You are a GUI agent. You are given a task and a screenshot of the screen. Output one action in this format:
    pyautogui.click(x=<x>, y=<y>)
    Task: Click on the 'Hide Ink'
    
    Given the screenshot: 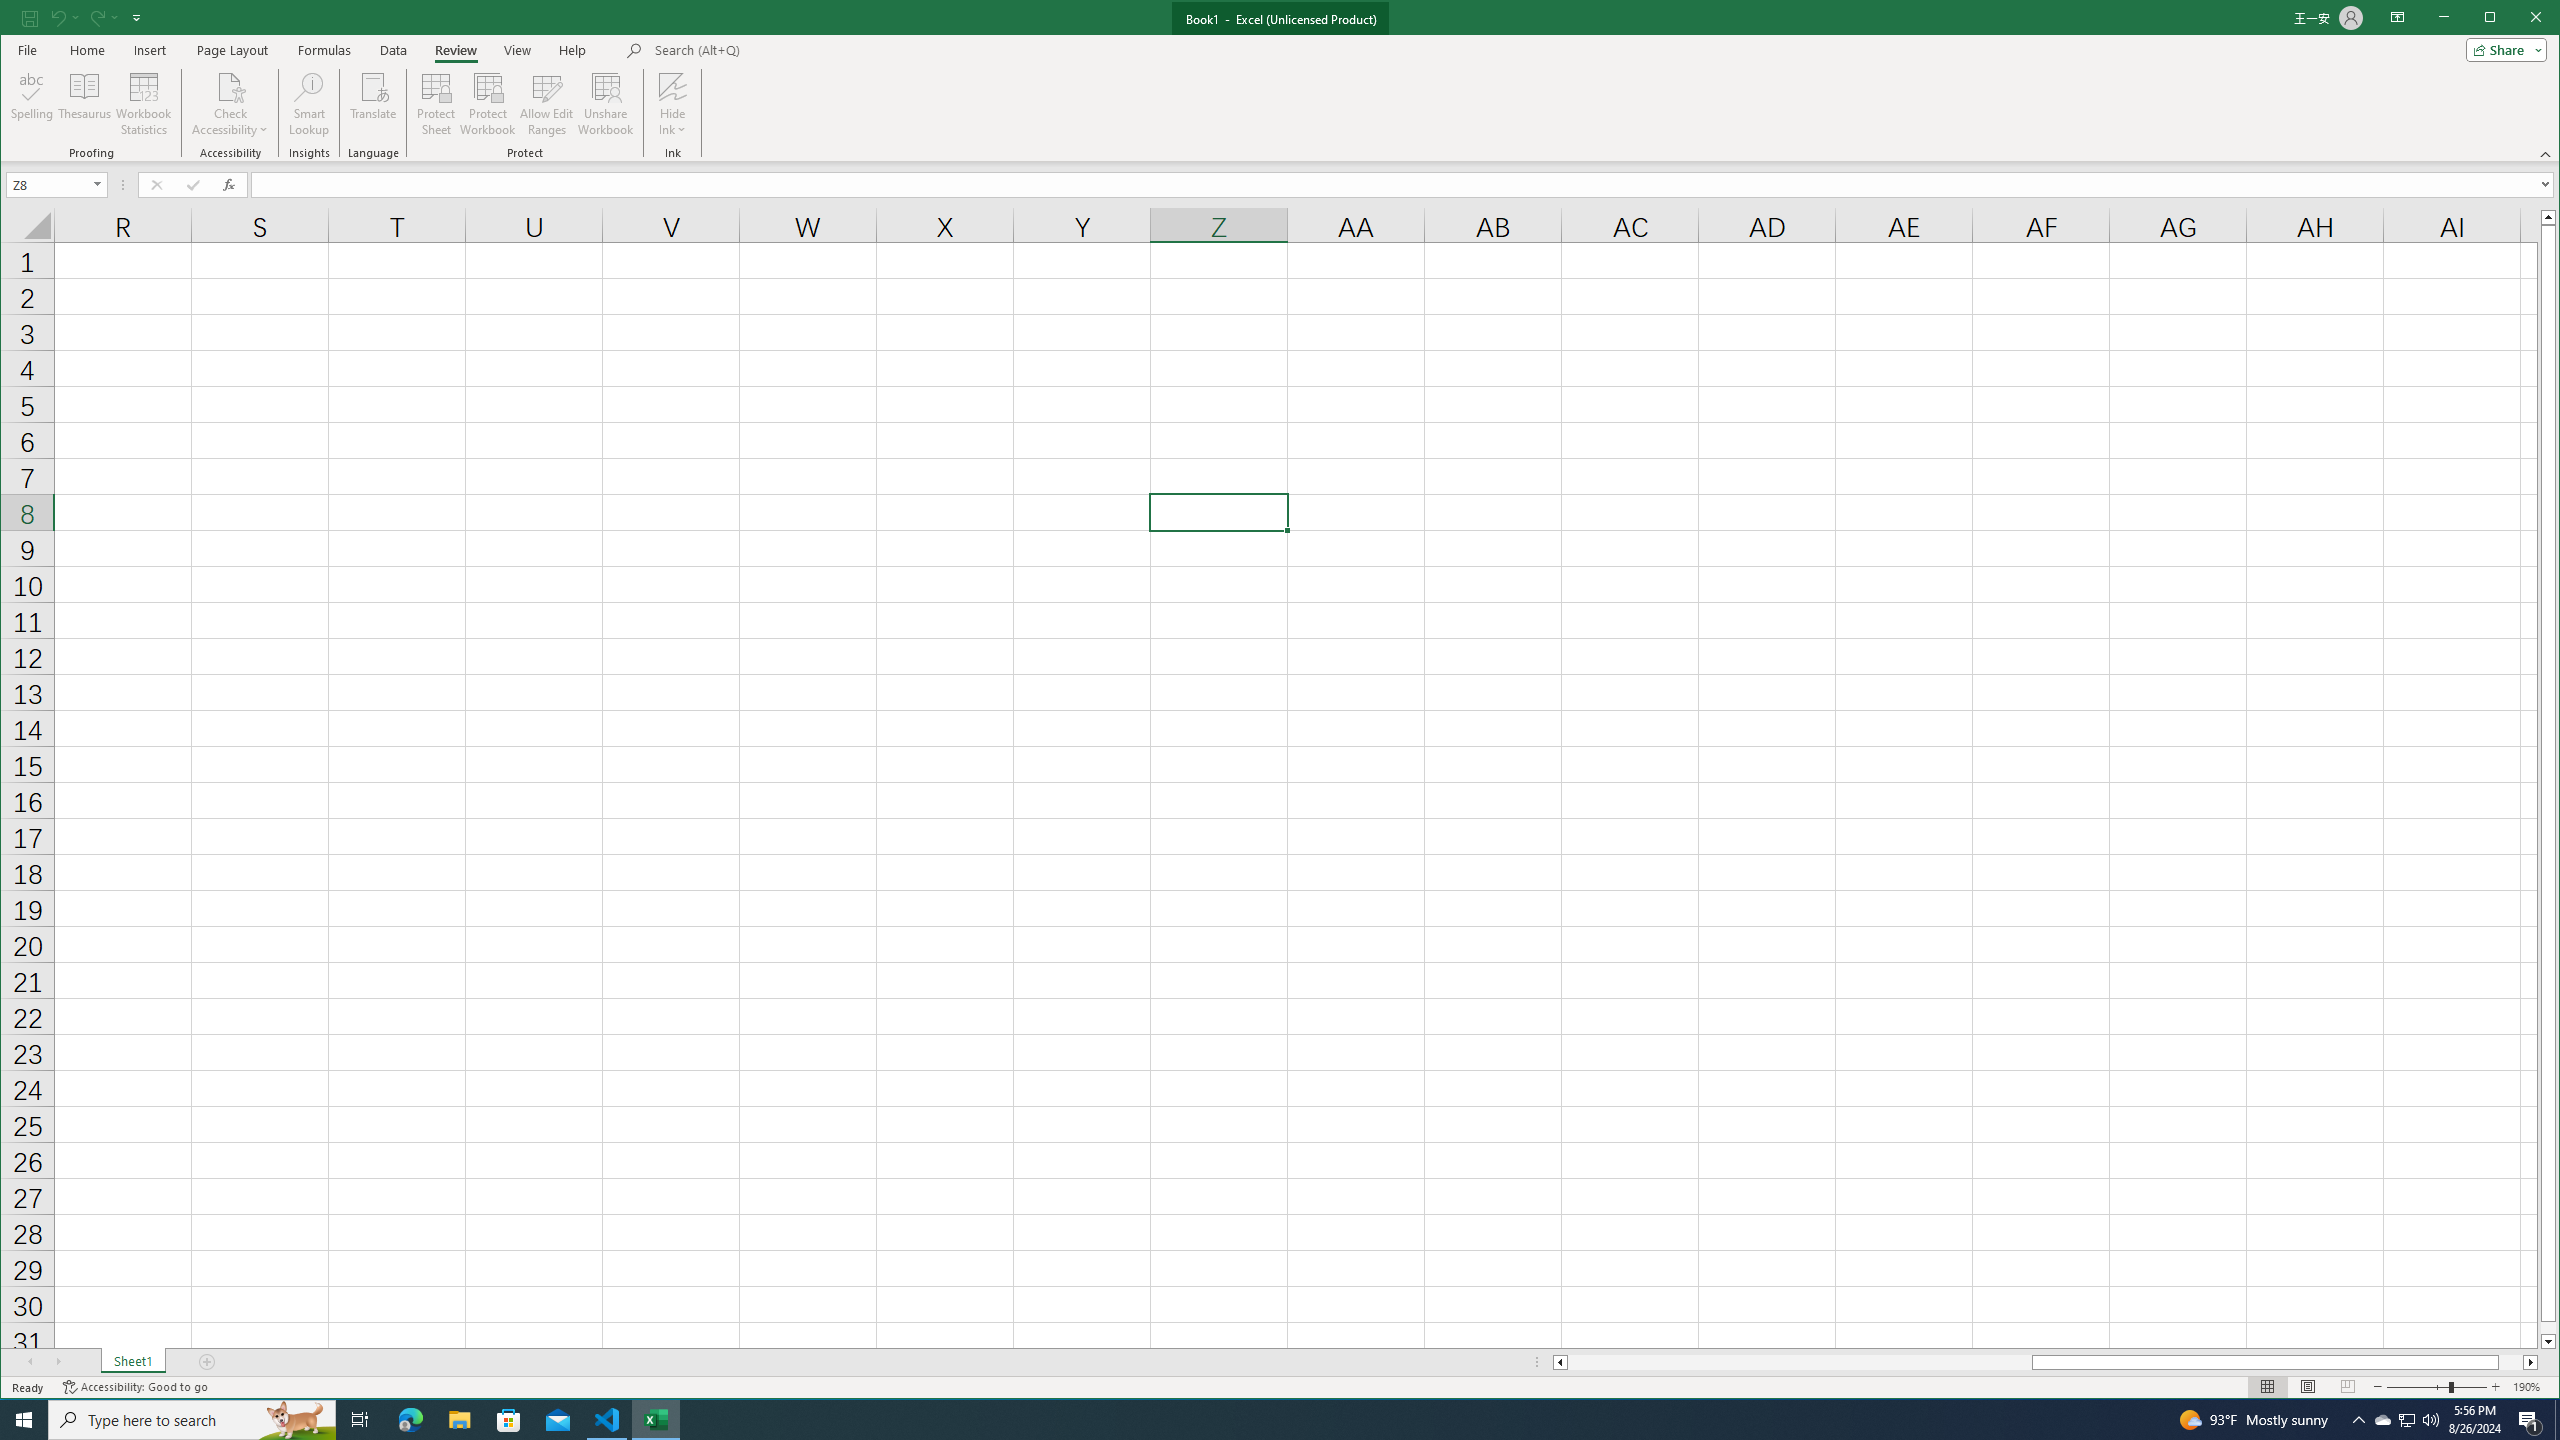 What is the action you would take?
    pyautogui.click(x=672, y=103)
    